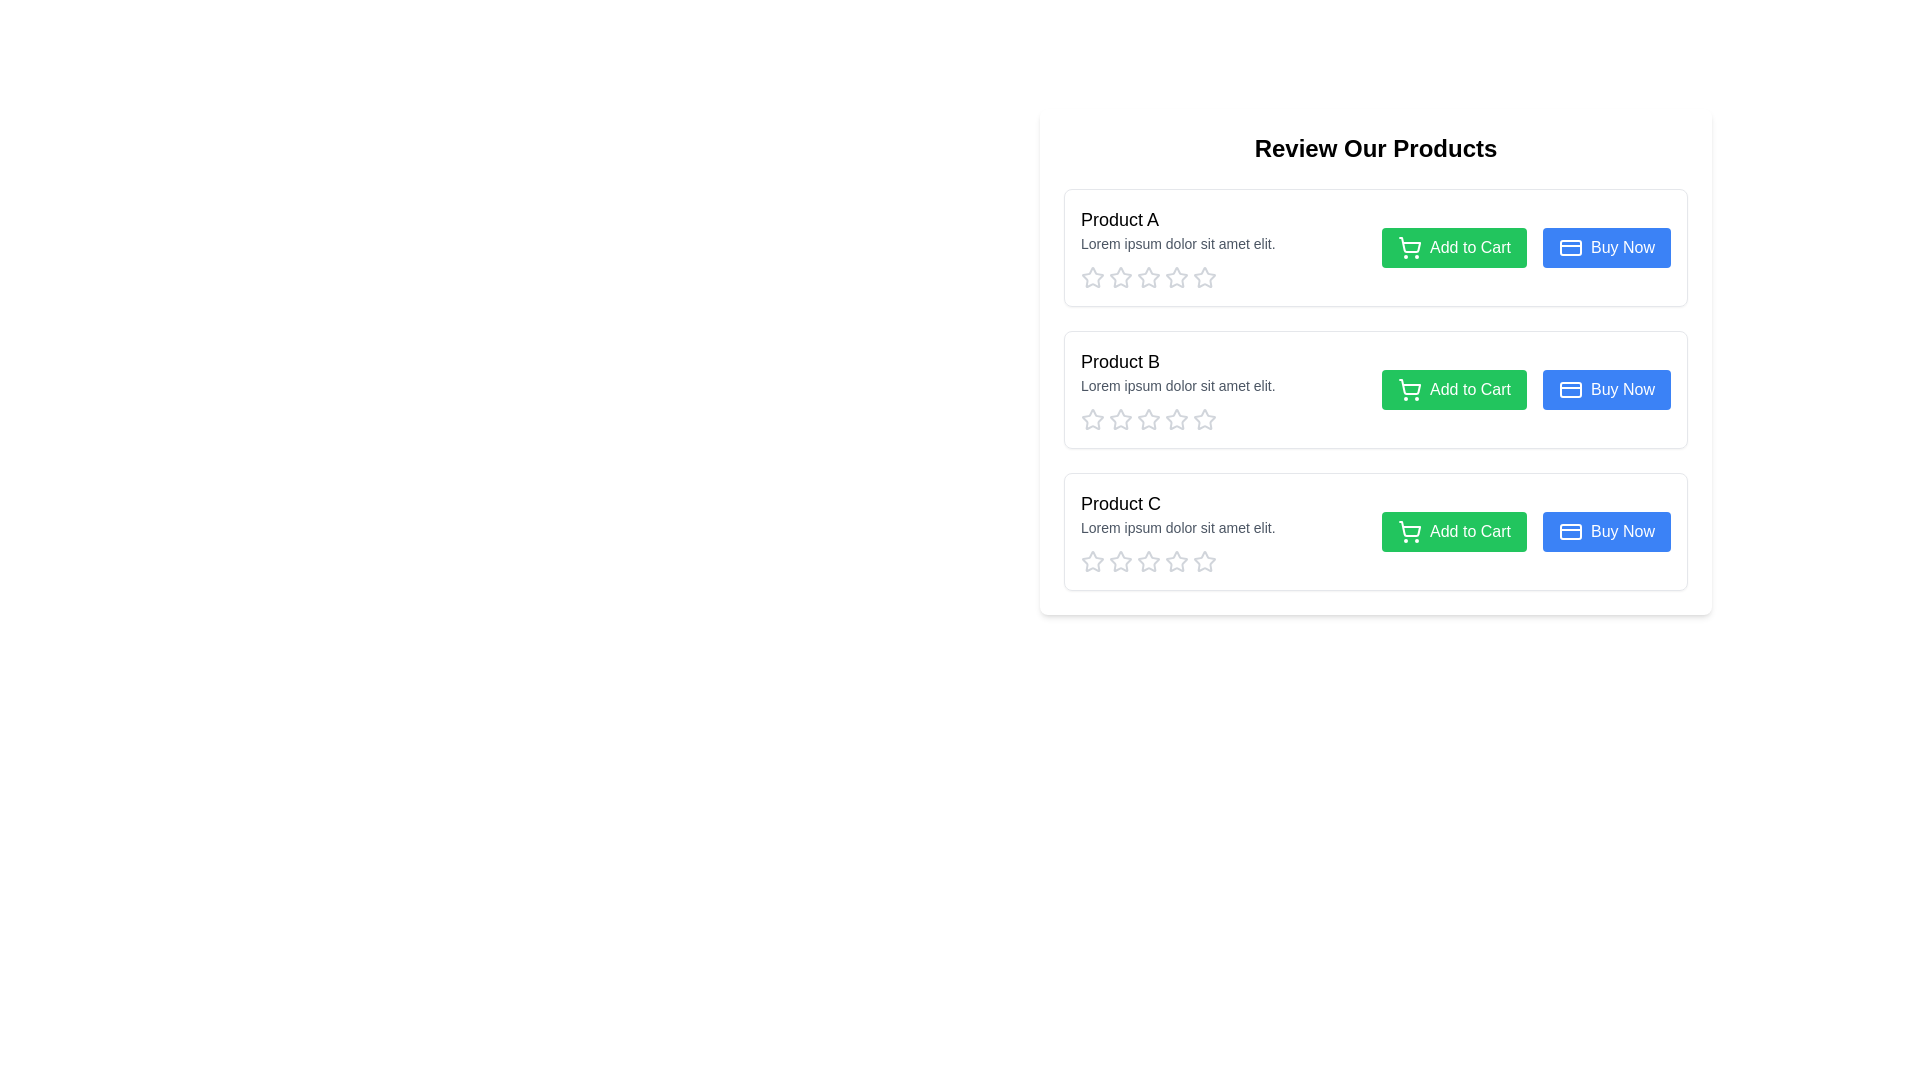  What do you see at coordinates (1118, 560) in the screenshot?
I see `the first star icon in the rating section for Product C` at bounding box center [1118, 560].